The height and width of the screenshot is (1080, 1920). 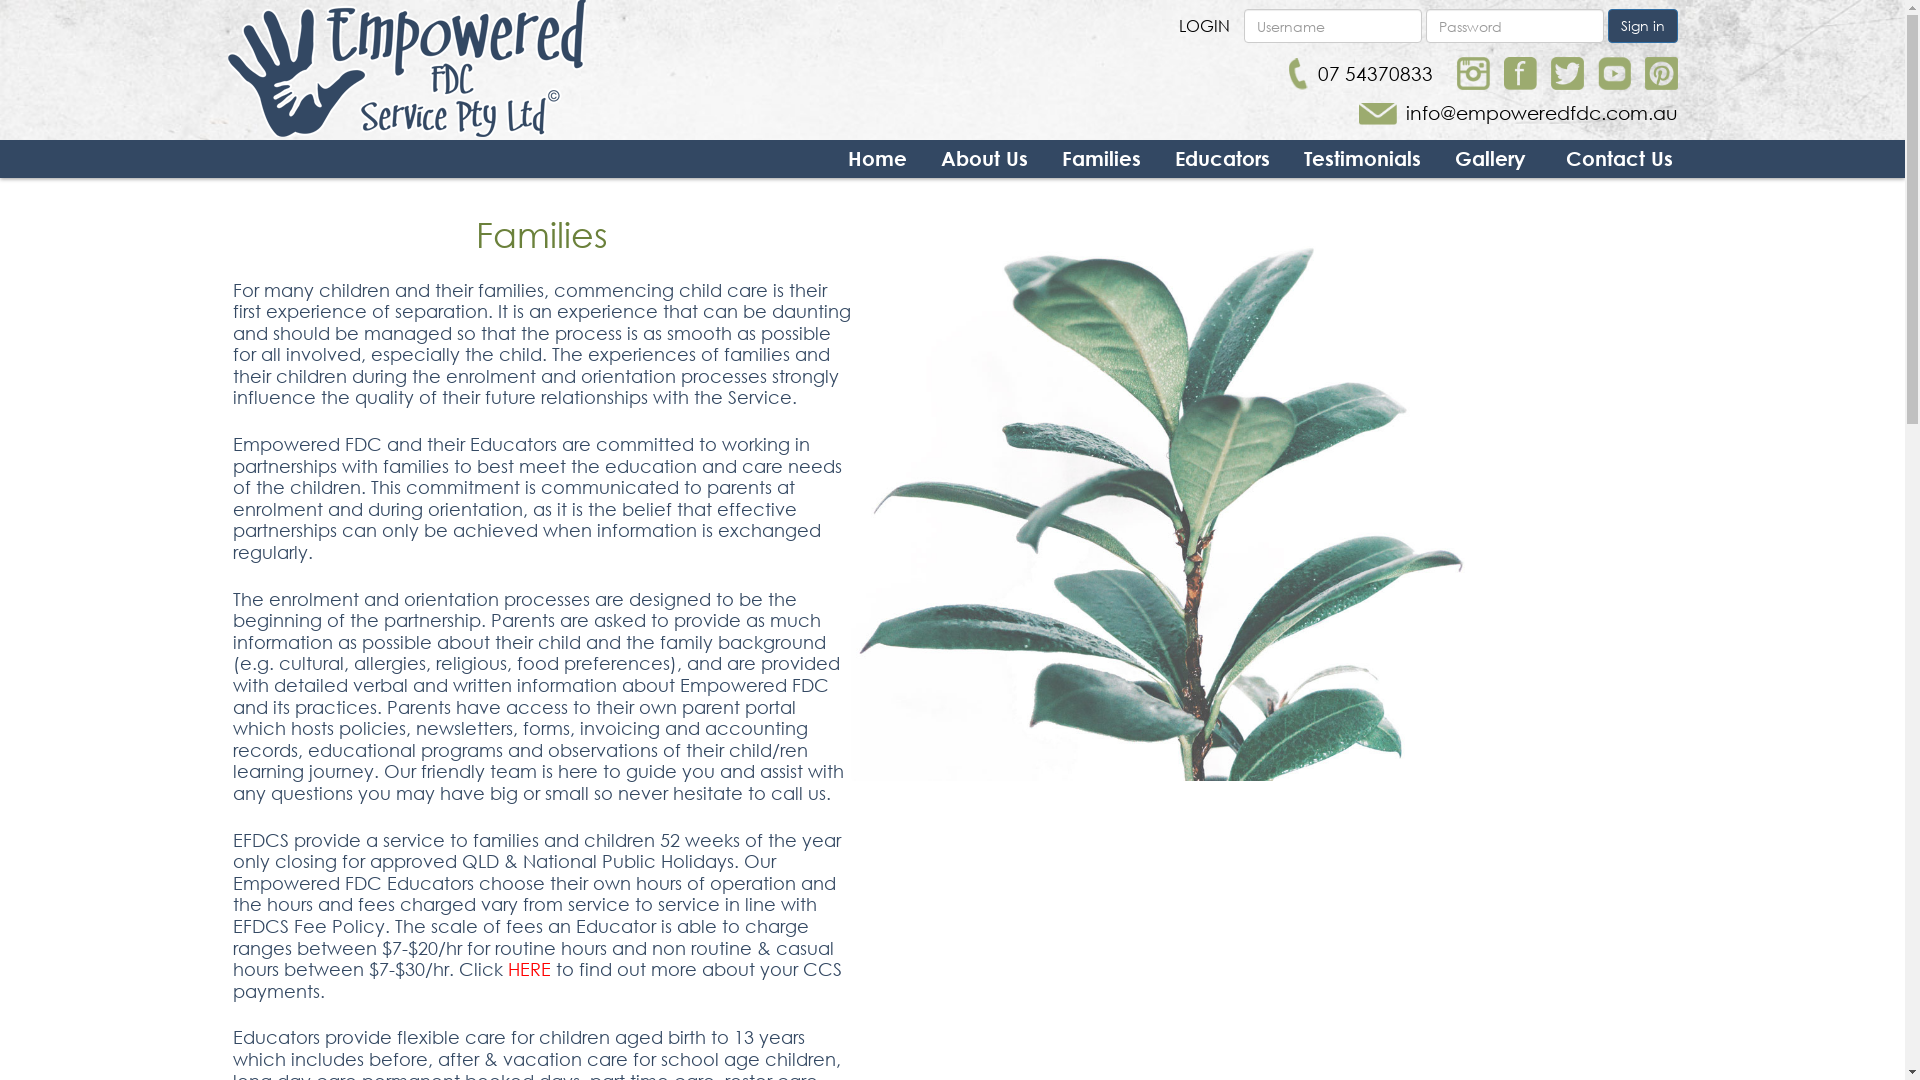 I want to click on 'info@empoweredfdc.com.au', so click(x=1517, y=113).